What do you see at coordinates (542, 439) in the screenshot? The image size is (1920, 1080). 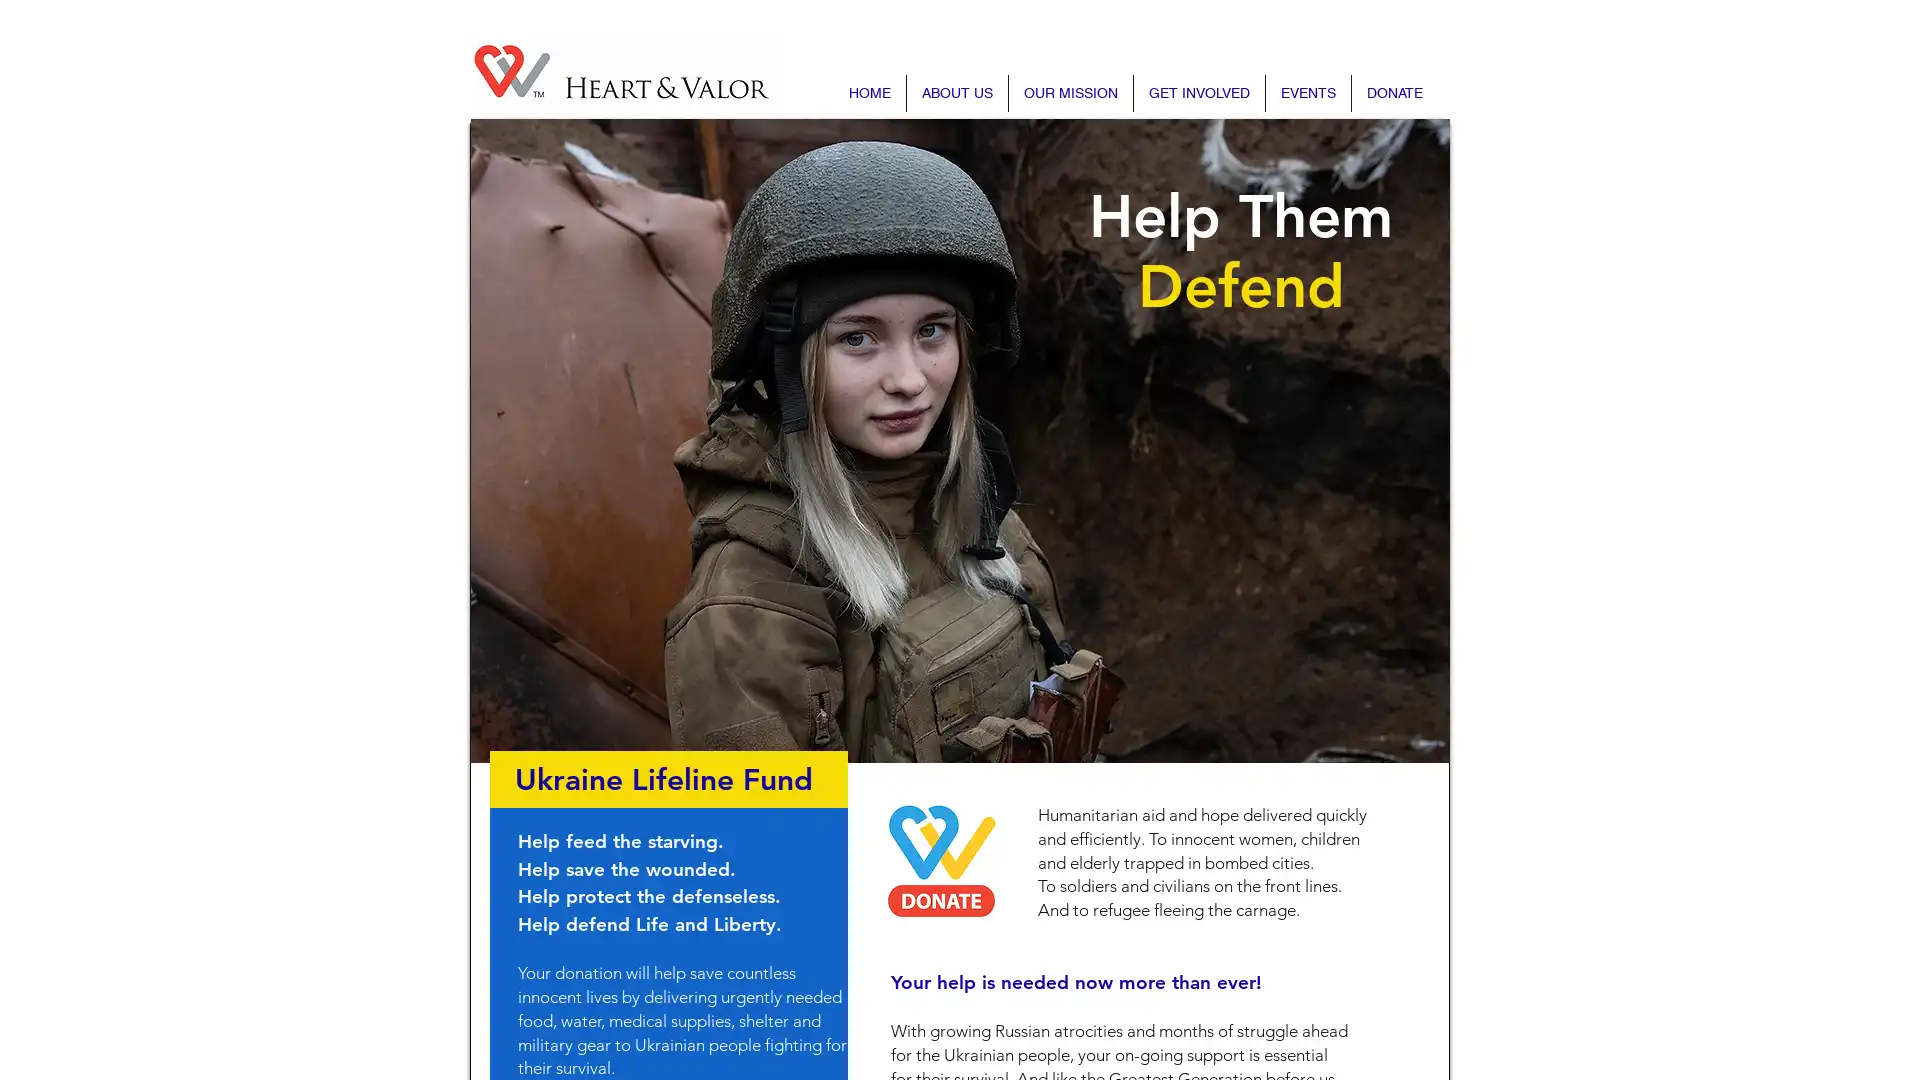 I see `Previous` at bounding box center [542, 439].